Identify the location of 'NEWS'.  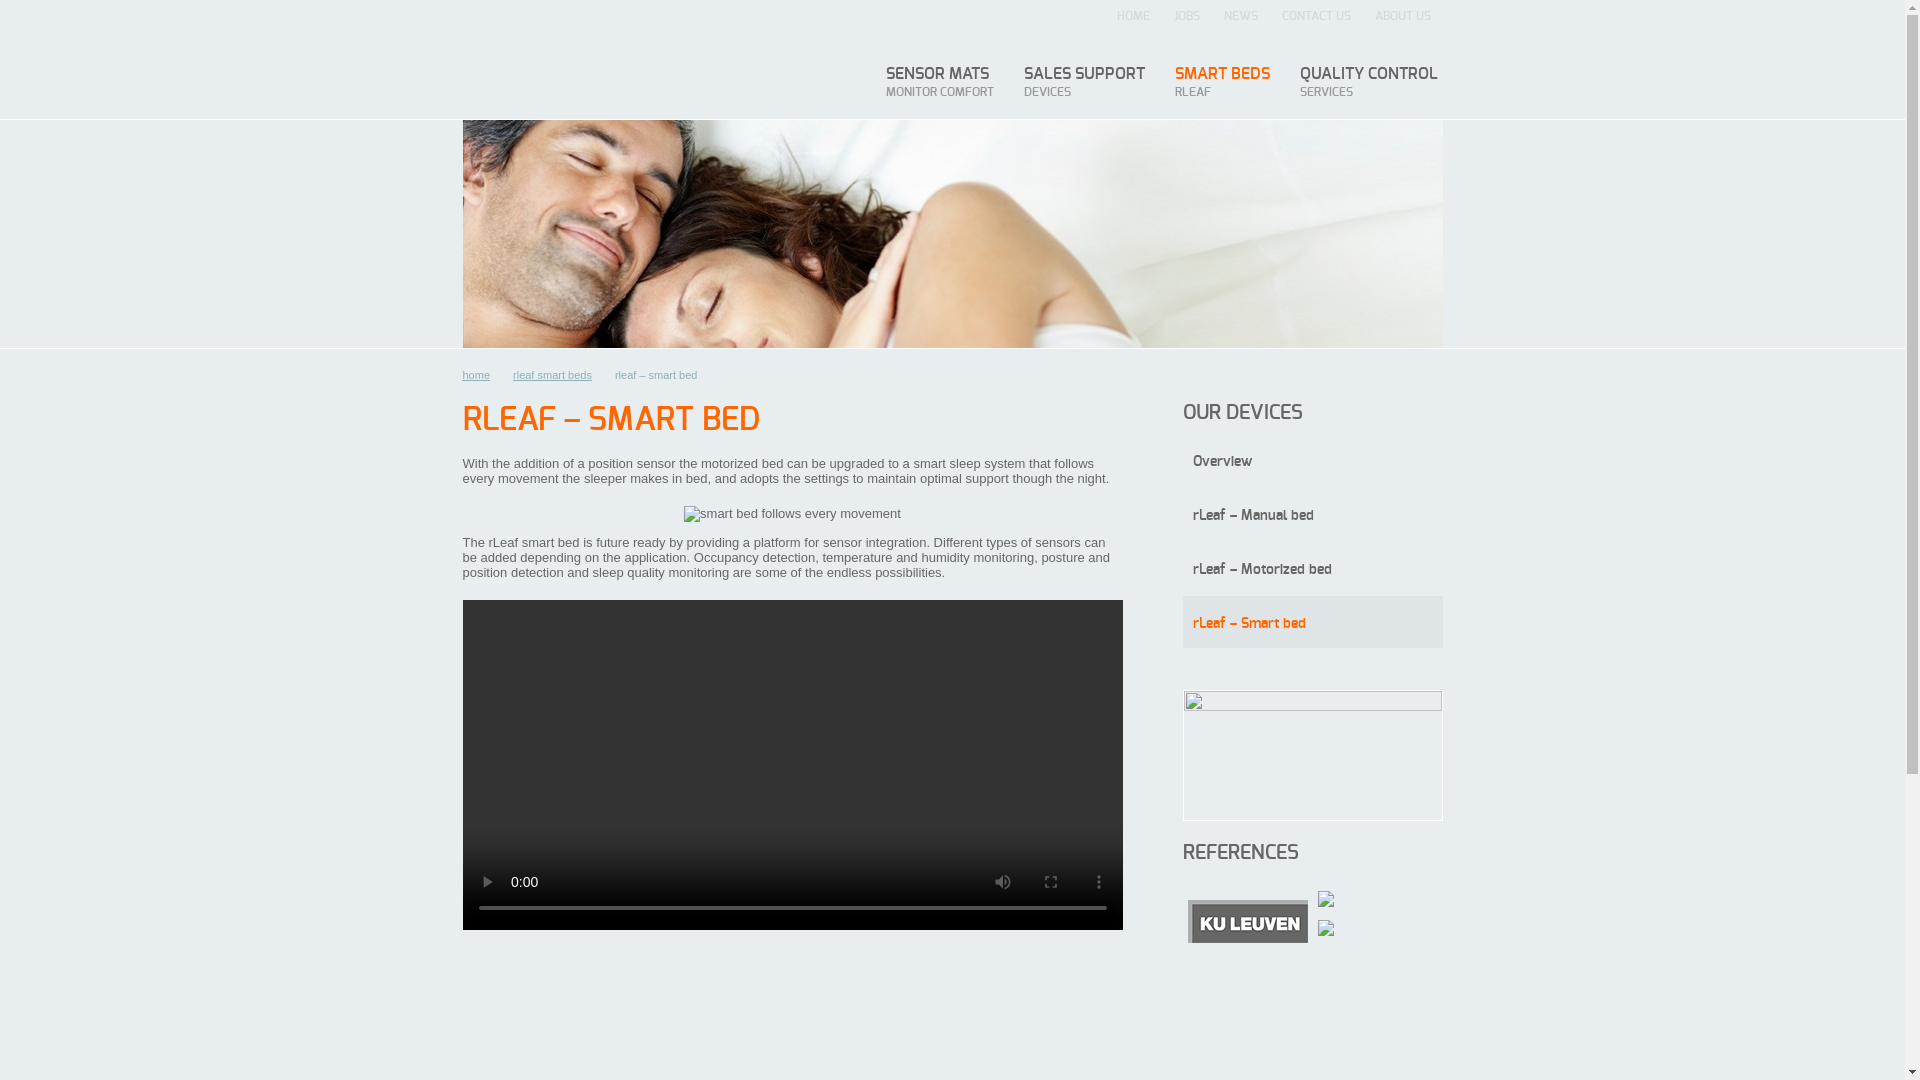
(1210, 14).